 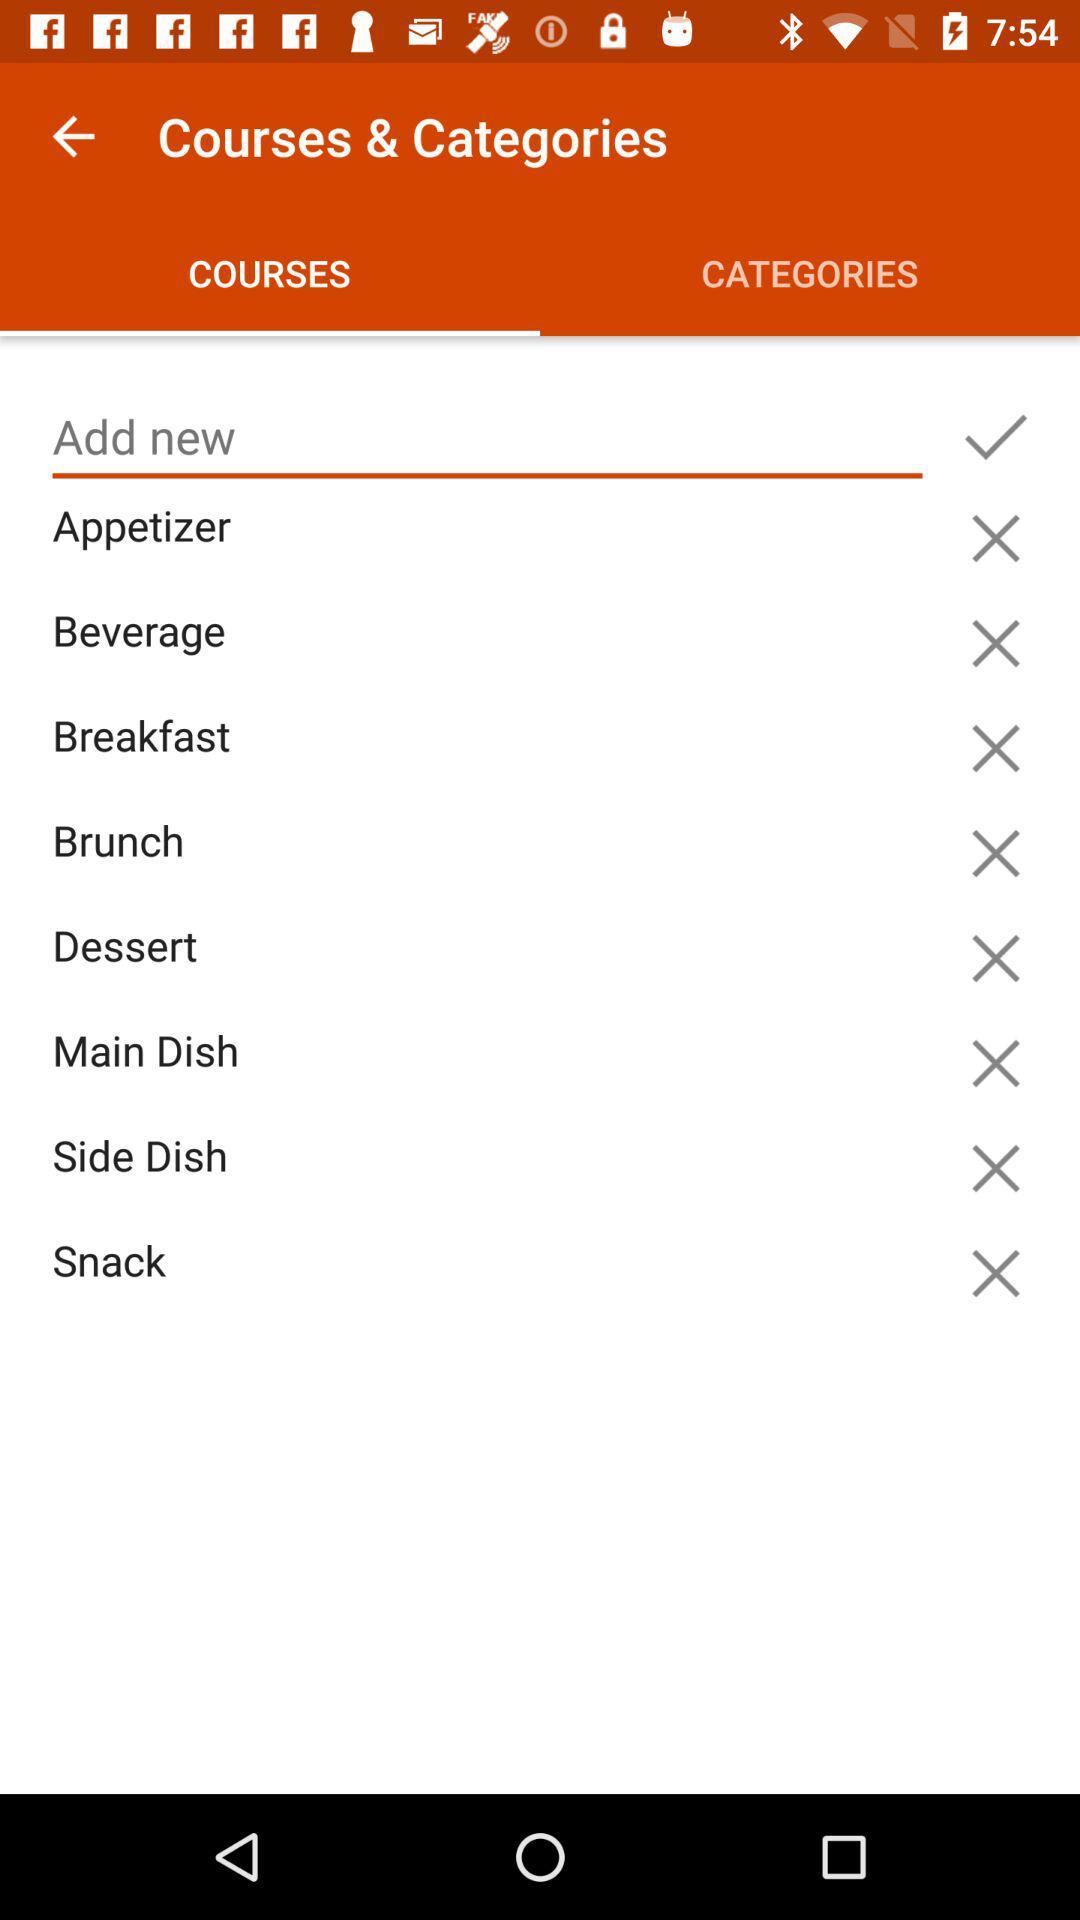 What do you see at coordinates (492, 757) in the screenshot?
I see `breakfast` at bounding box center [492, 757].